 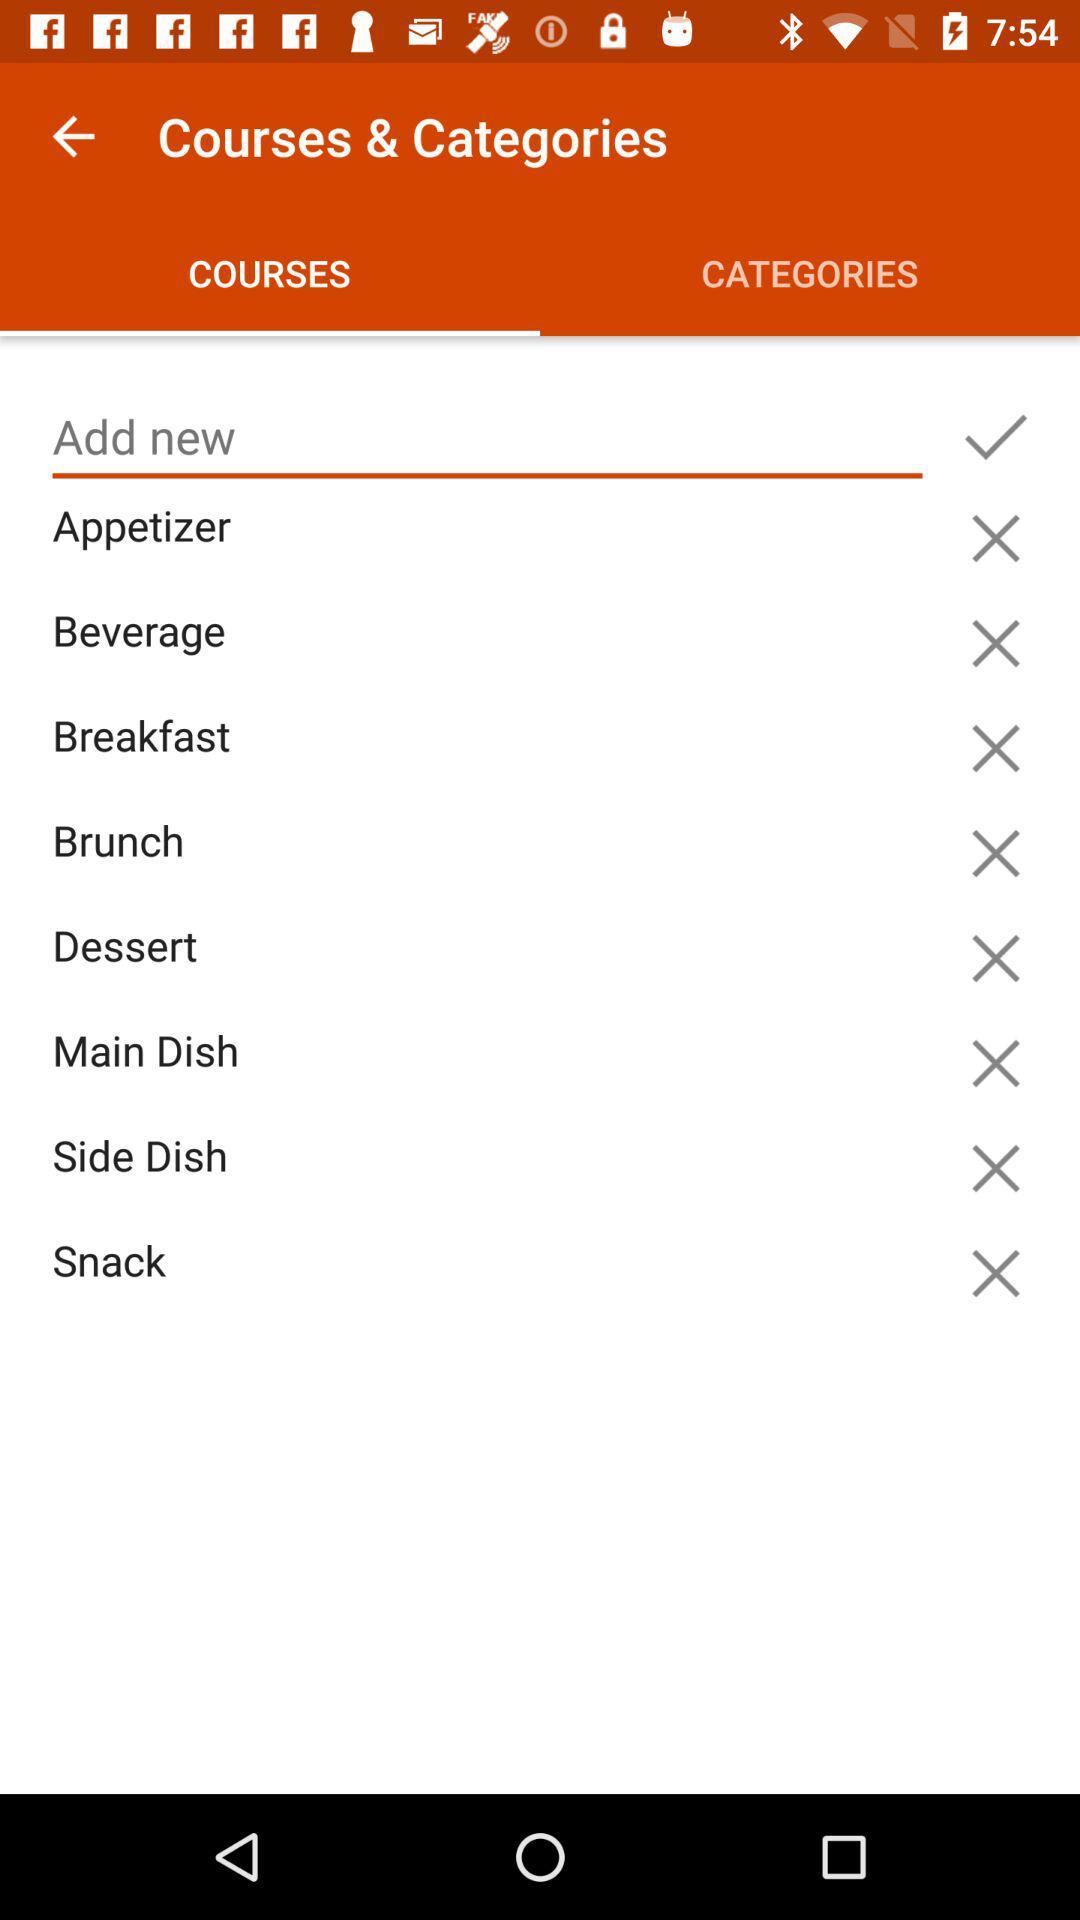 What do you see at coordinates (492, 757) in the screenshot?
I see `breakfast` at bounding box center [492, 757].